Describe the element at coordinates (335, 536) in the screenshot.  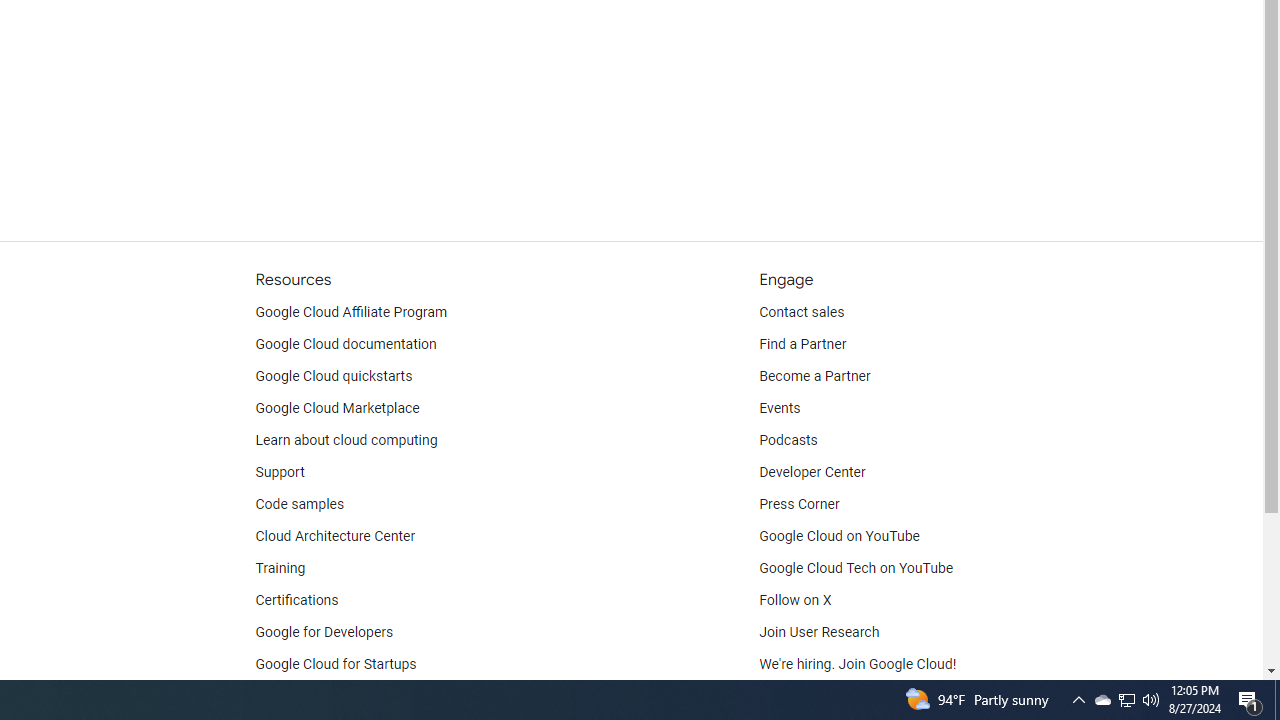
I see `'Cloud Architecture Center'` at that location.